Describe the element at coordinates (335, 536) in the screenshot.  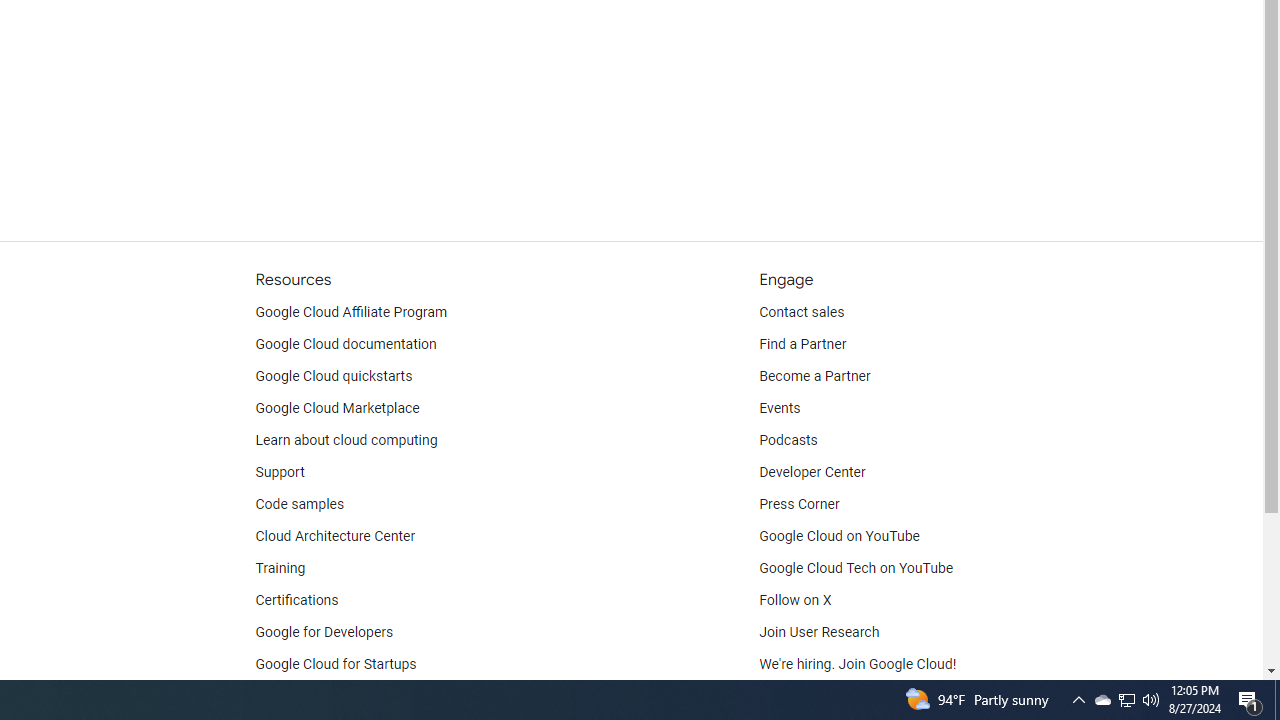
I see `'Cloud Architecture Center'` at that location.